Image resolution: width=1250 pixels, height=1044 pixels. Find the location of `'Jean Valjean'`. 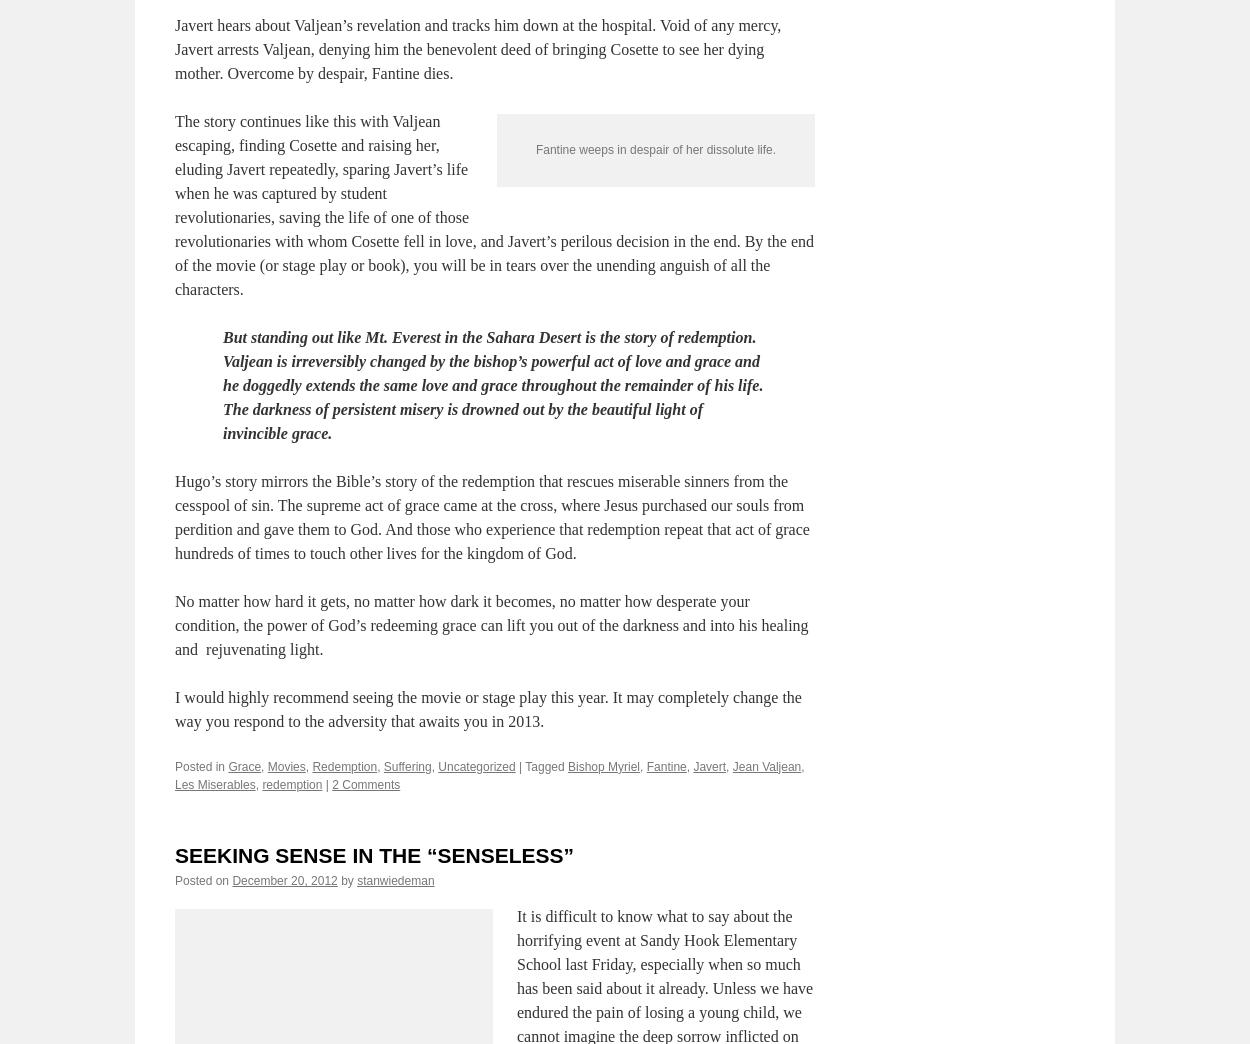

'Jean Valjean' is located at coordinates (731, 862).